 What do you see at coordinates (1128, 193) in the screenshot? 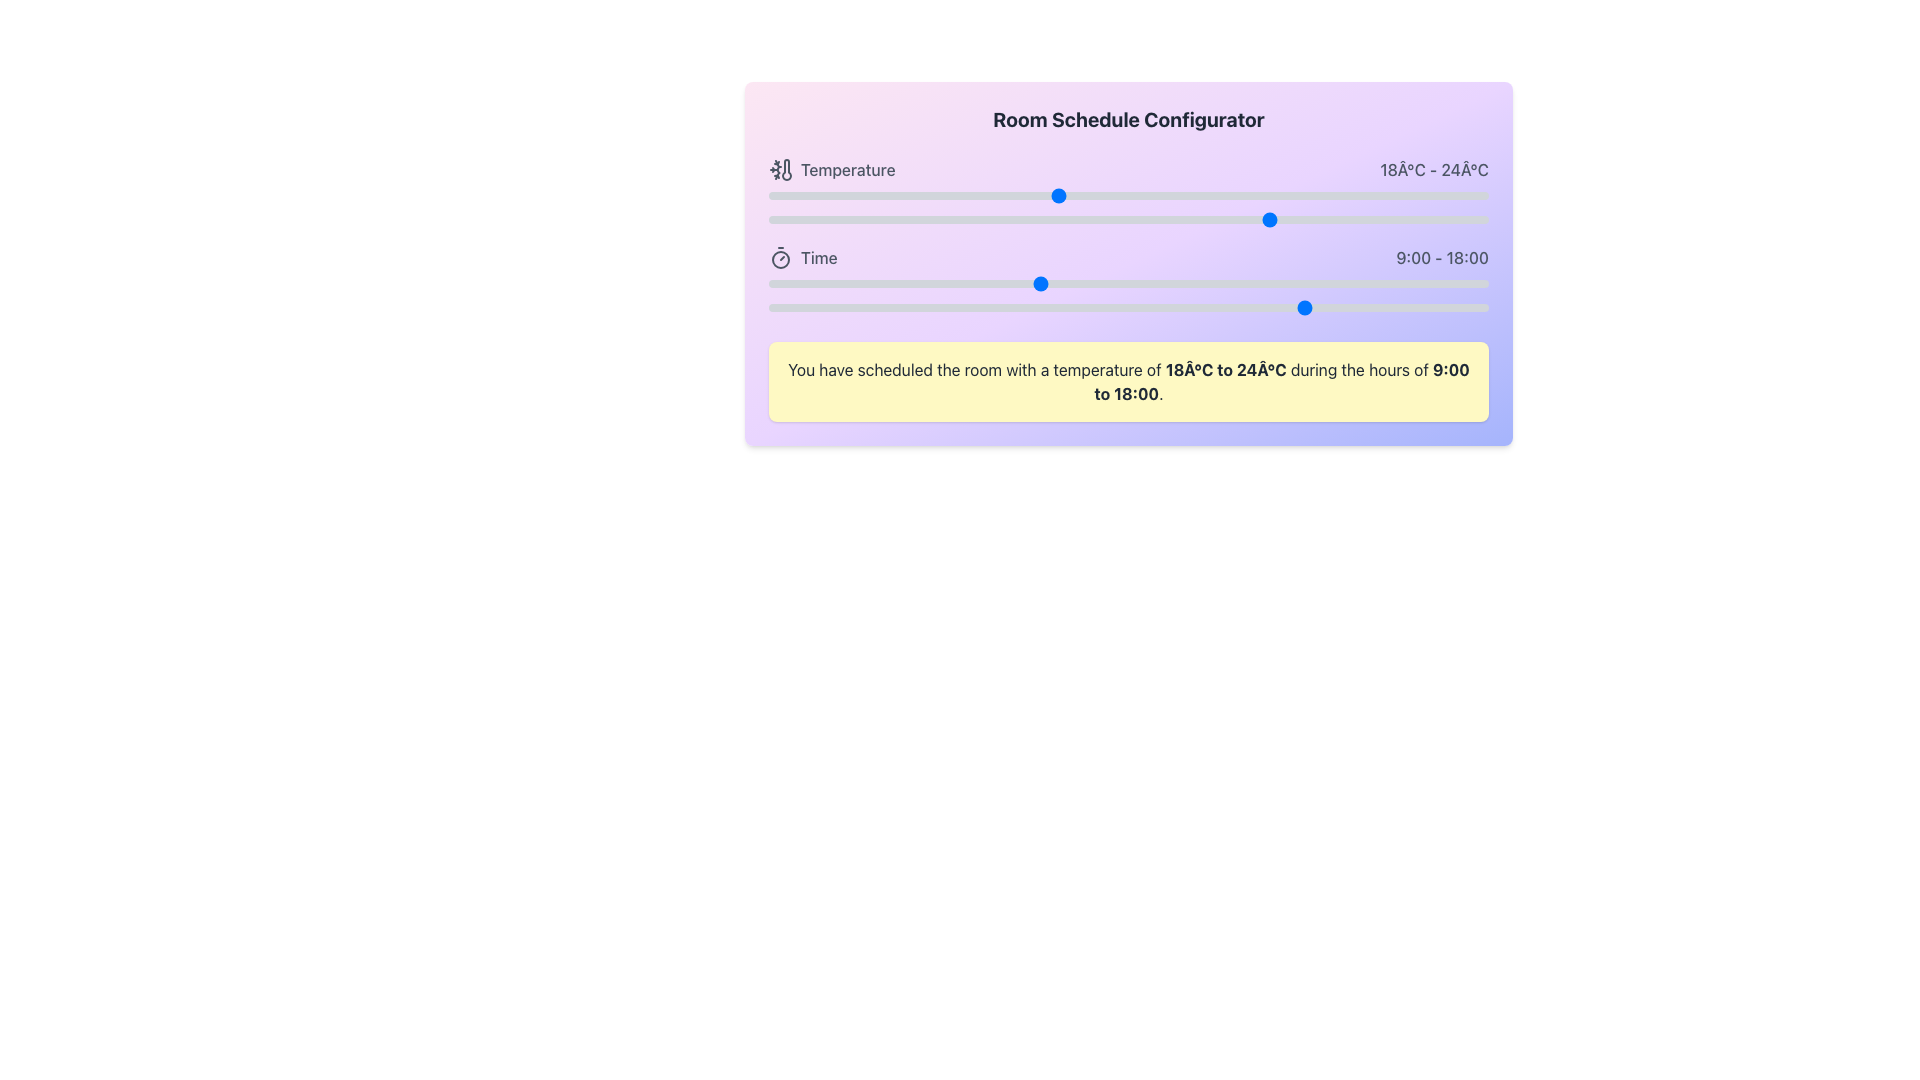
I see `the 'Temperature 18°C - 24°C' label, which is a textual heading in bold font, positioned above the temperature range slider in the 'Room Schedule Configurator'` at bounding box center [1128, 193].